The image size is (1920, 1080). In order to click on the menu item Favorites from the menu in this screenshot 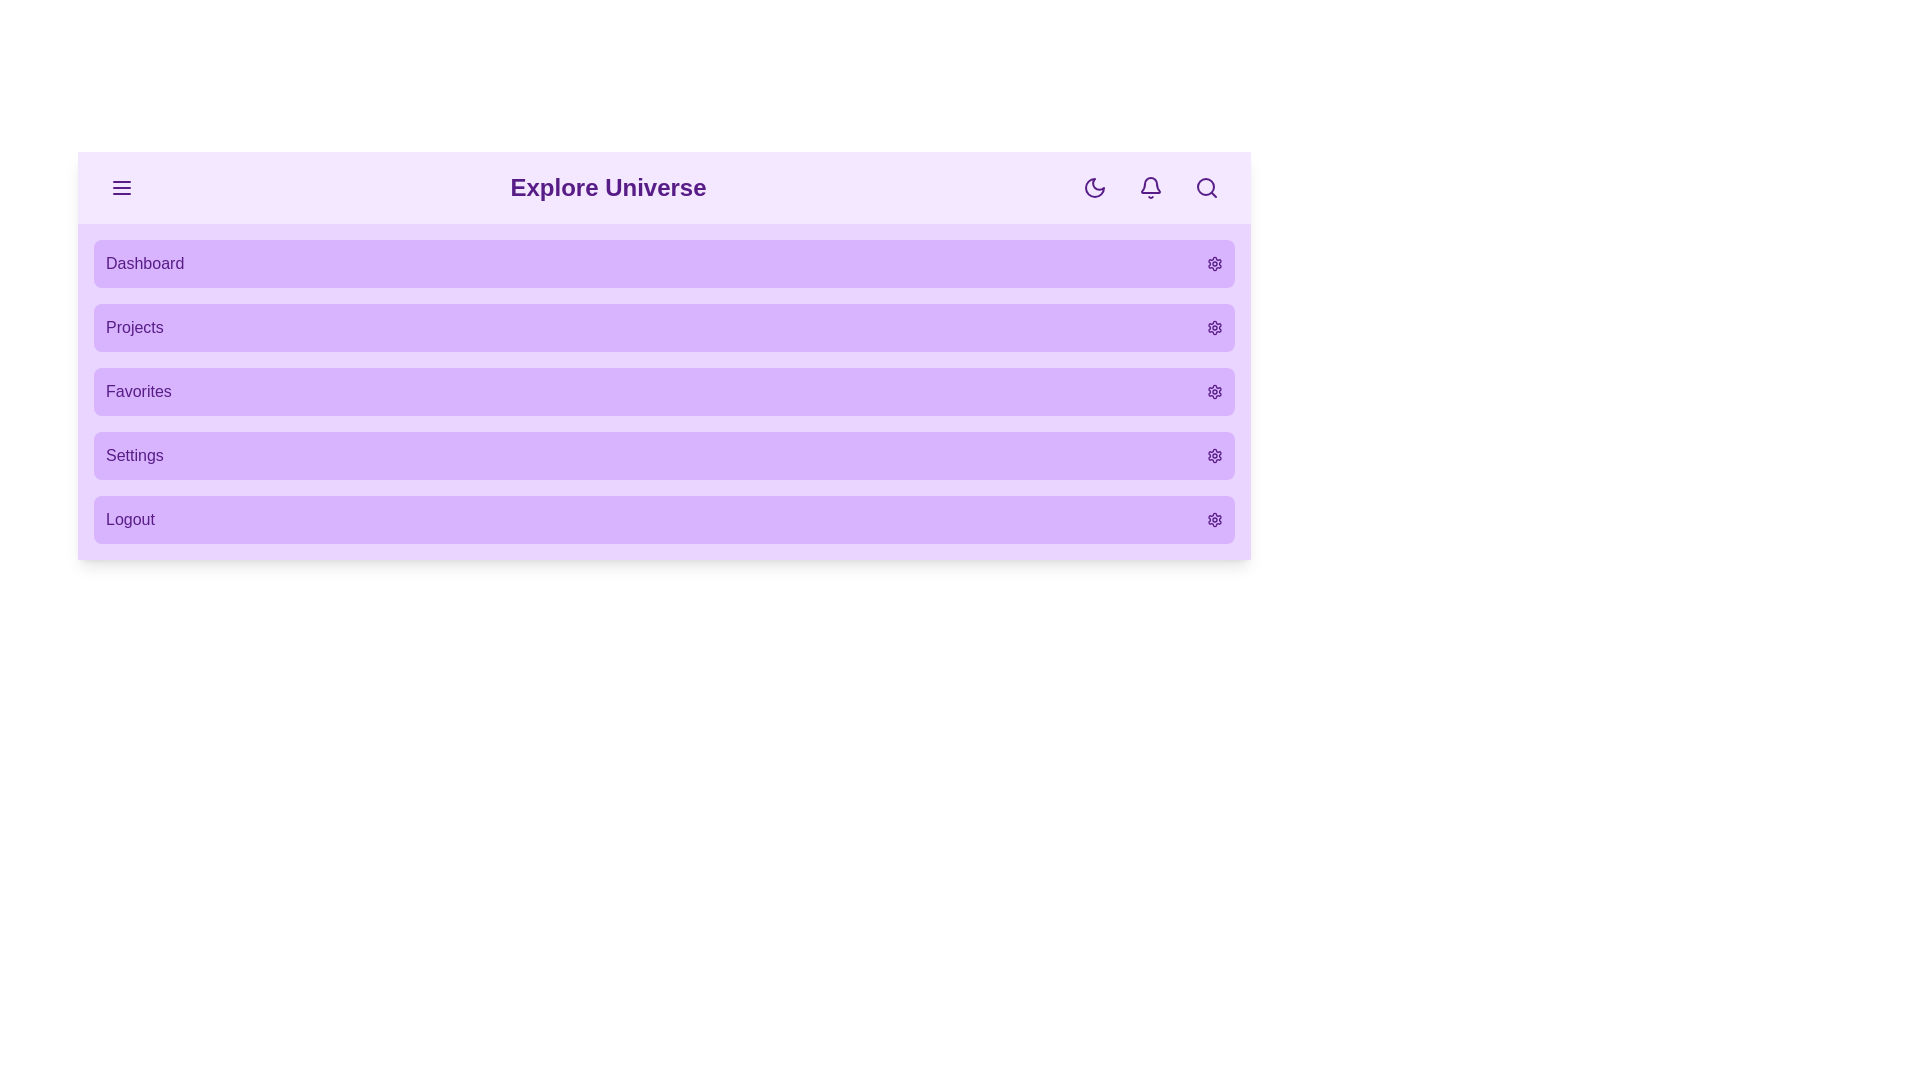, I will do `click(664, 392)`.